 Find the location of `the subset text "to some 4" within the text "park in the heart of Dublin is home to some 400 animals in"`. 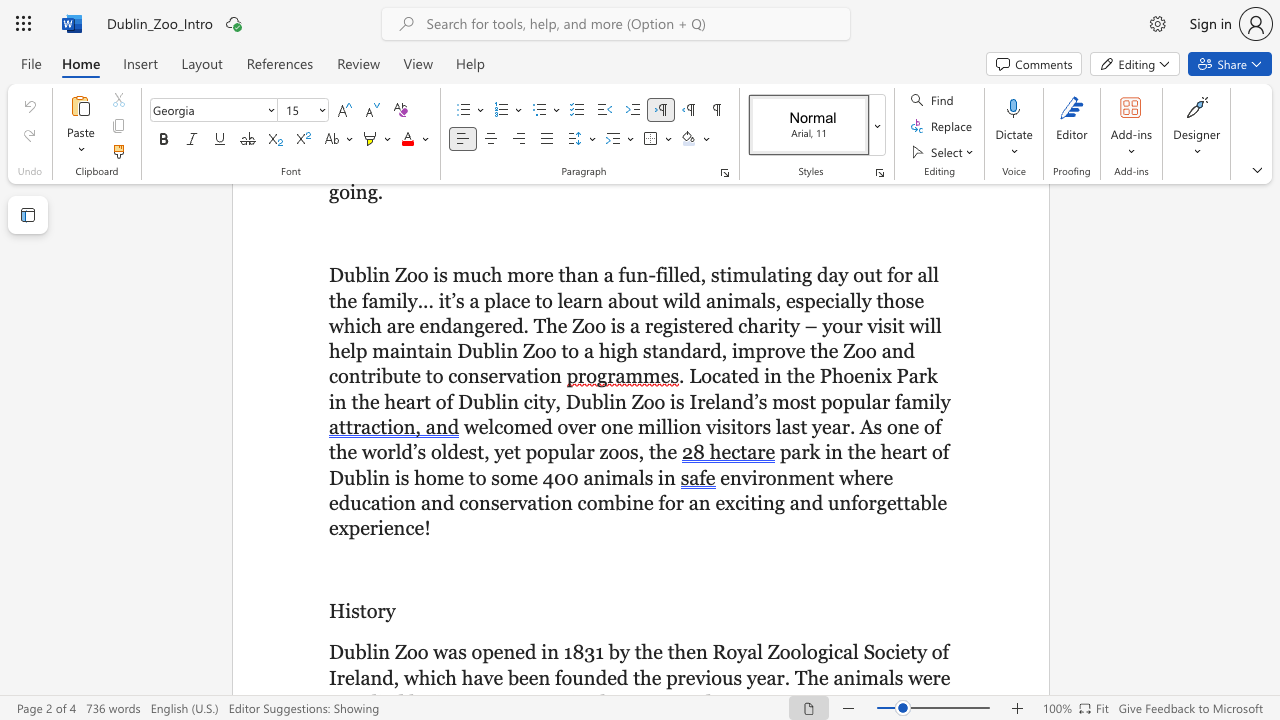

the subset text "to some 4" within the text "park in the heart of Dublin is home to some 400 animals in" is located at coordinates (467, 477).